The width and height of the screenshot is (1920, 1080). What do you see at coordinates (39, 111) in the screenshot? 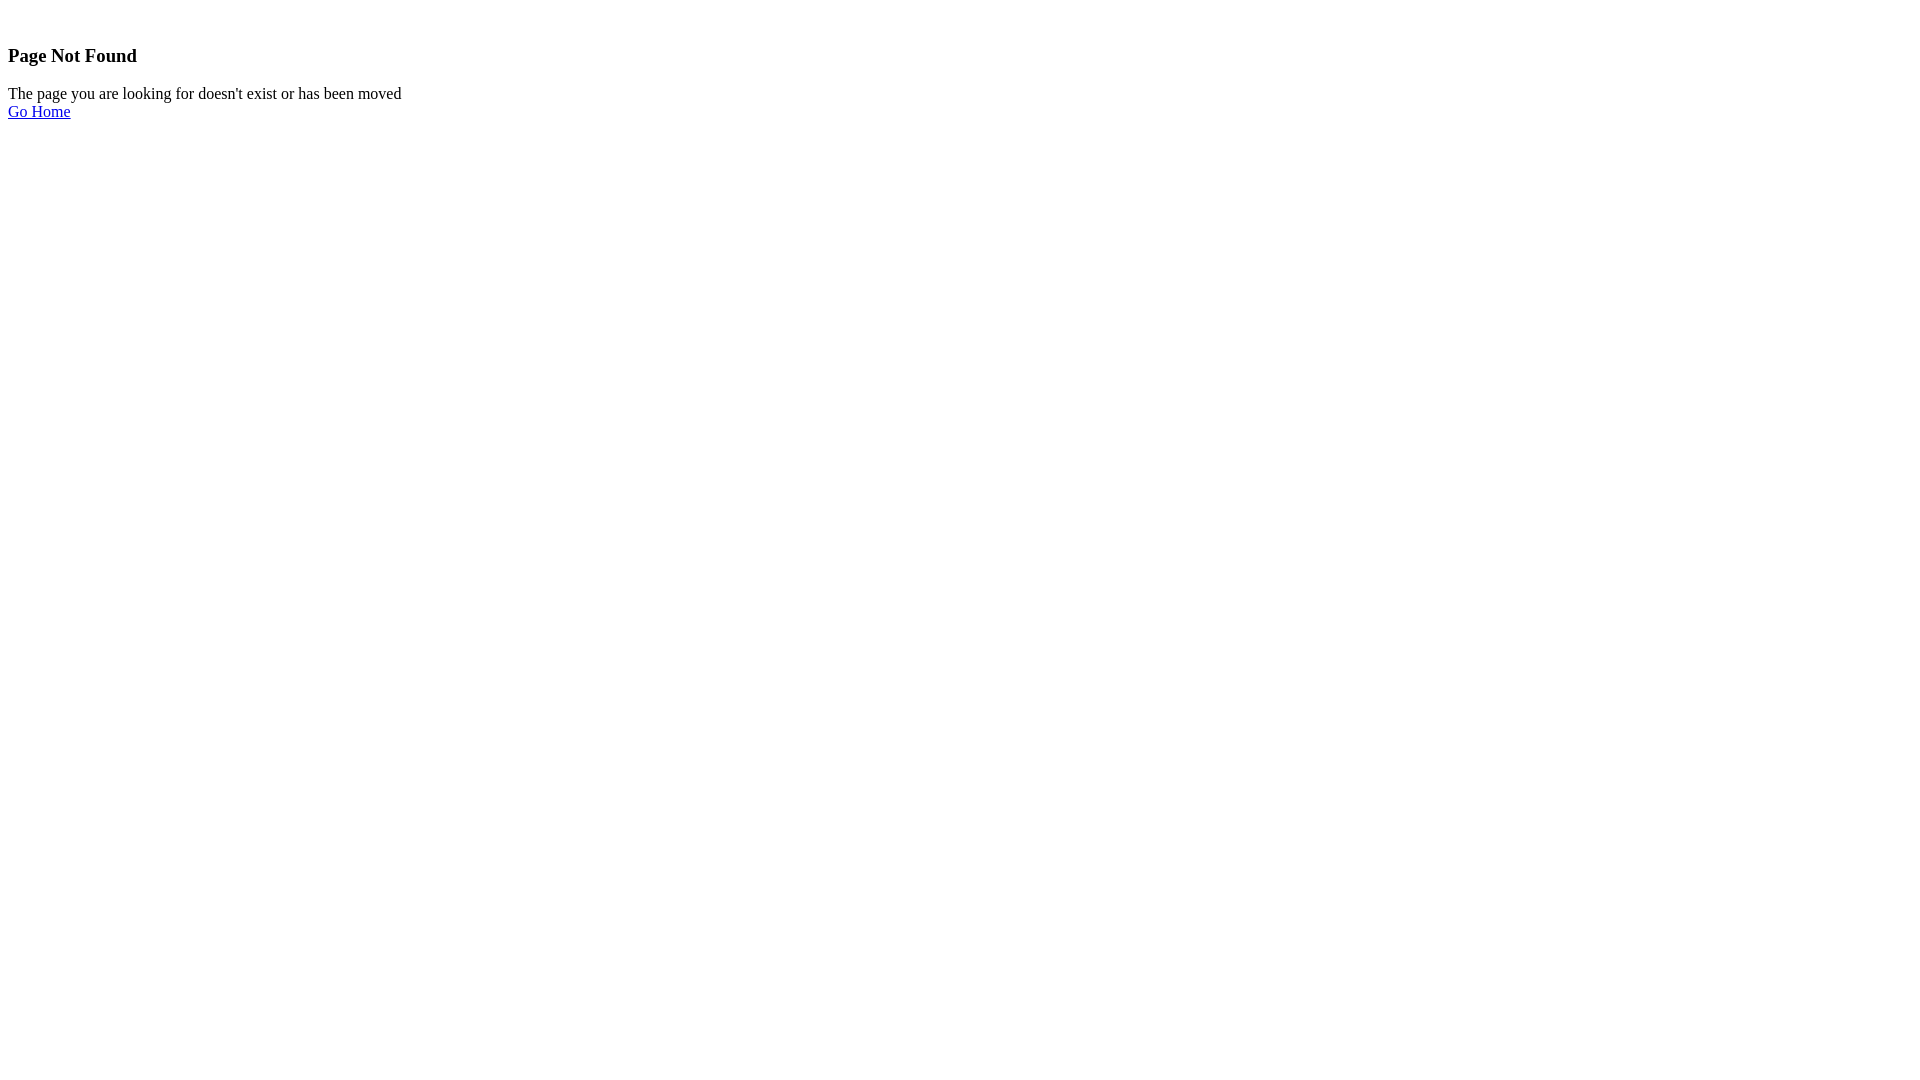
I see `'Go Home'` at bounding box center [39, 111].